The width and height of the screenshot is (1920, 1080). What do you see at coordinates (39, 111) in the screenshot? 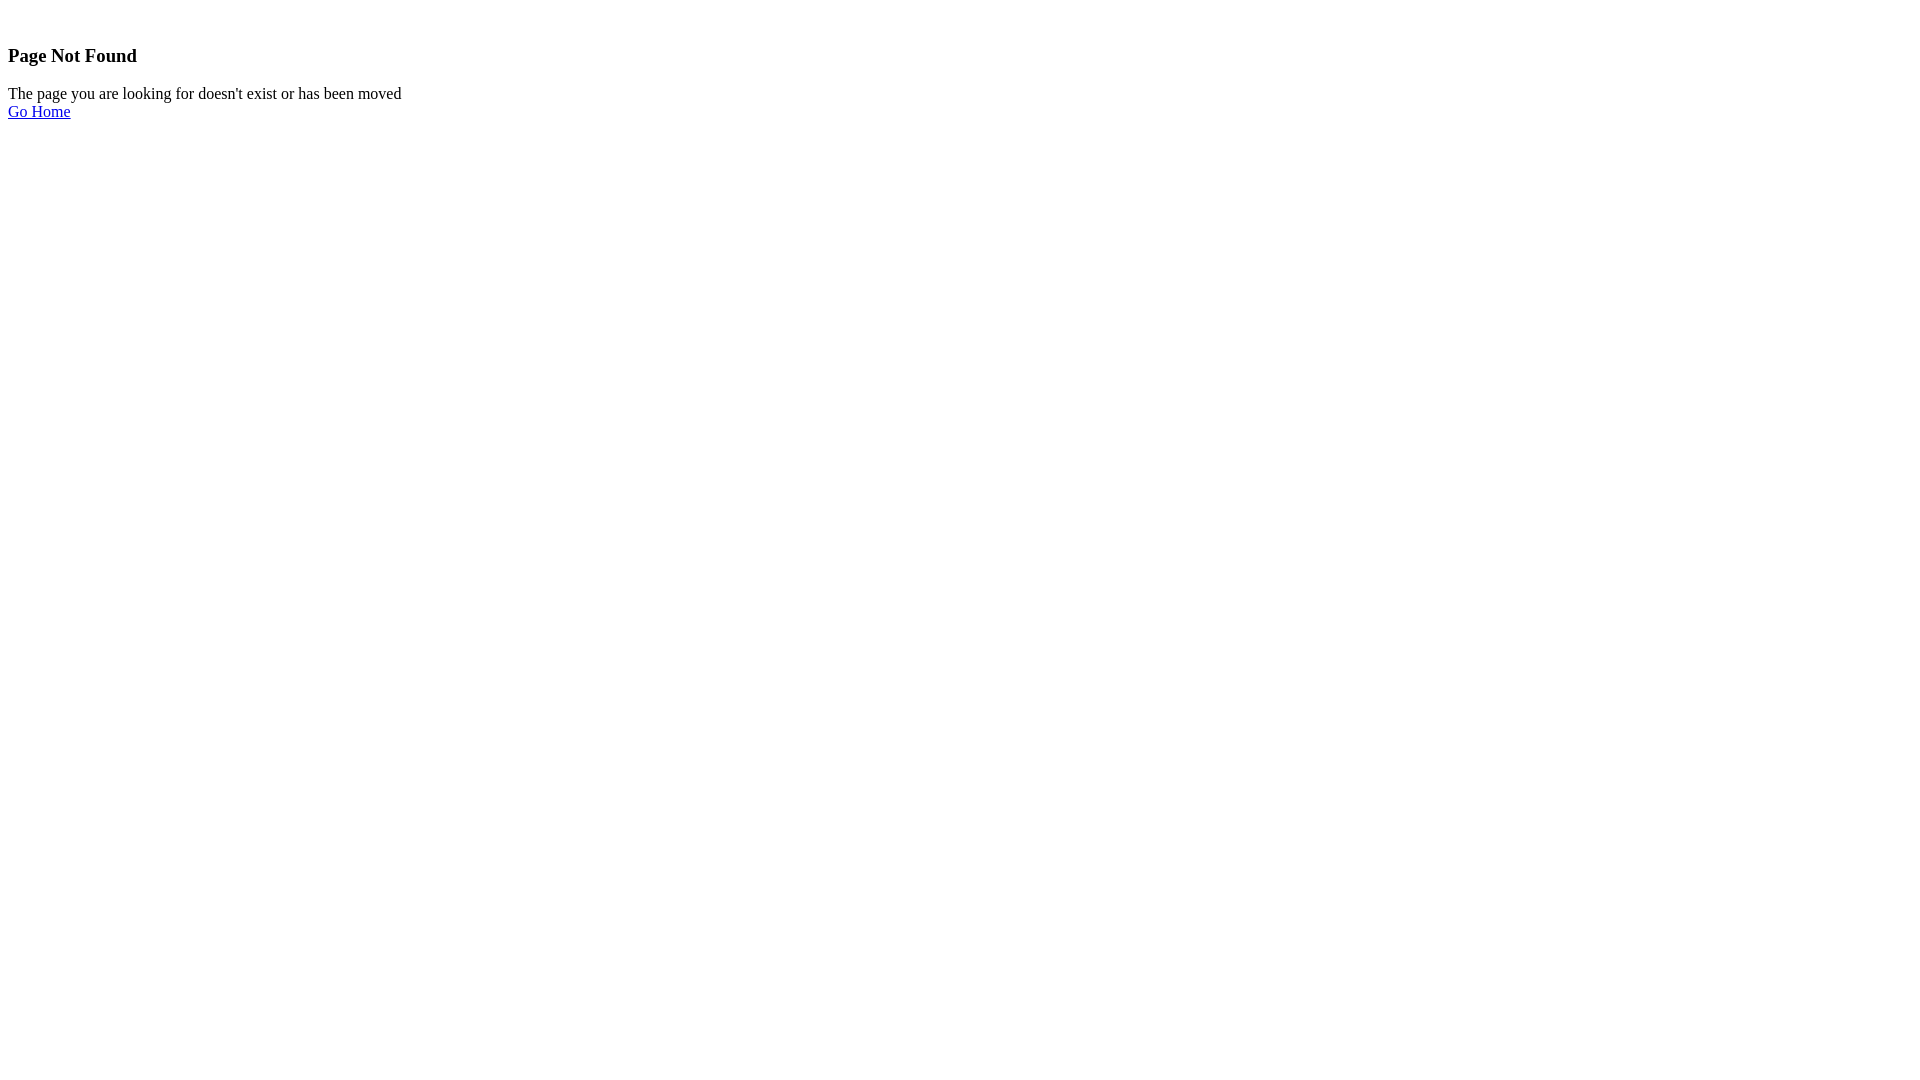
I see `'Go Home'` at bounding box center [39, 111].